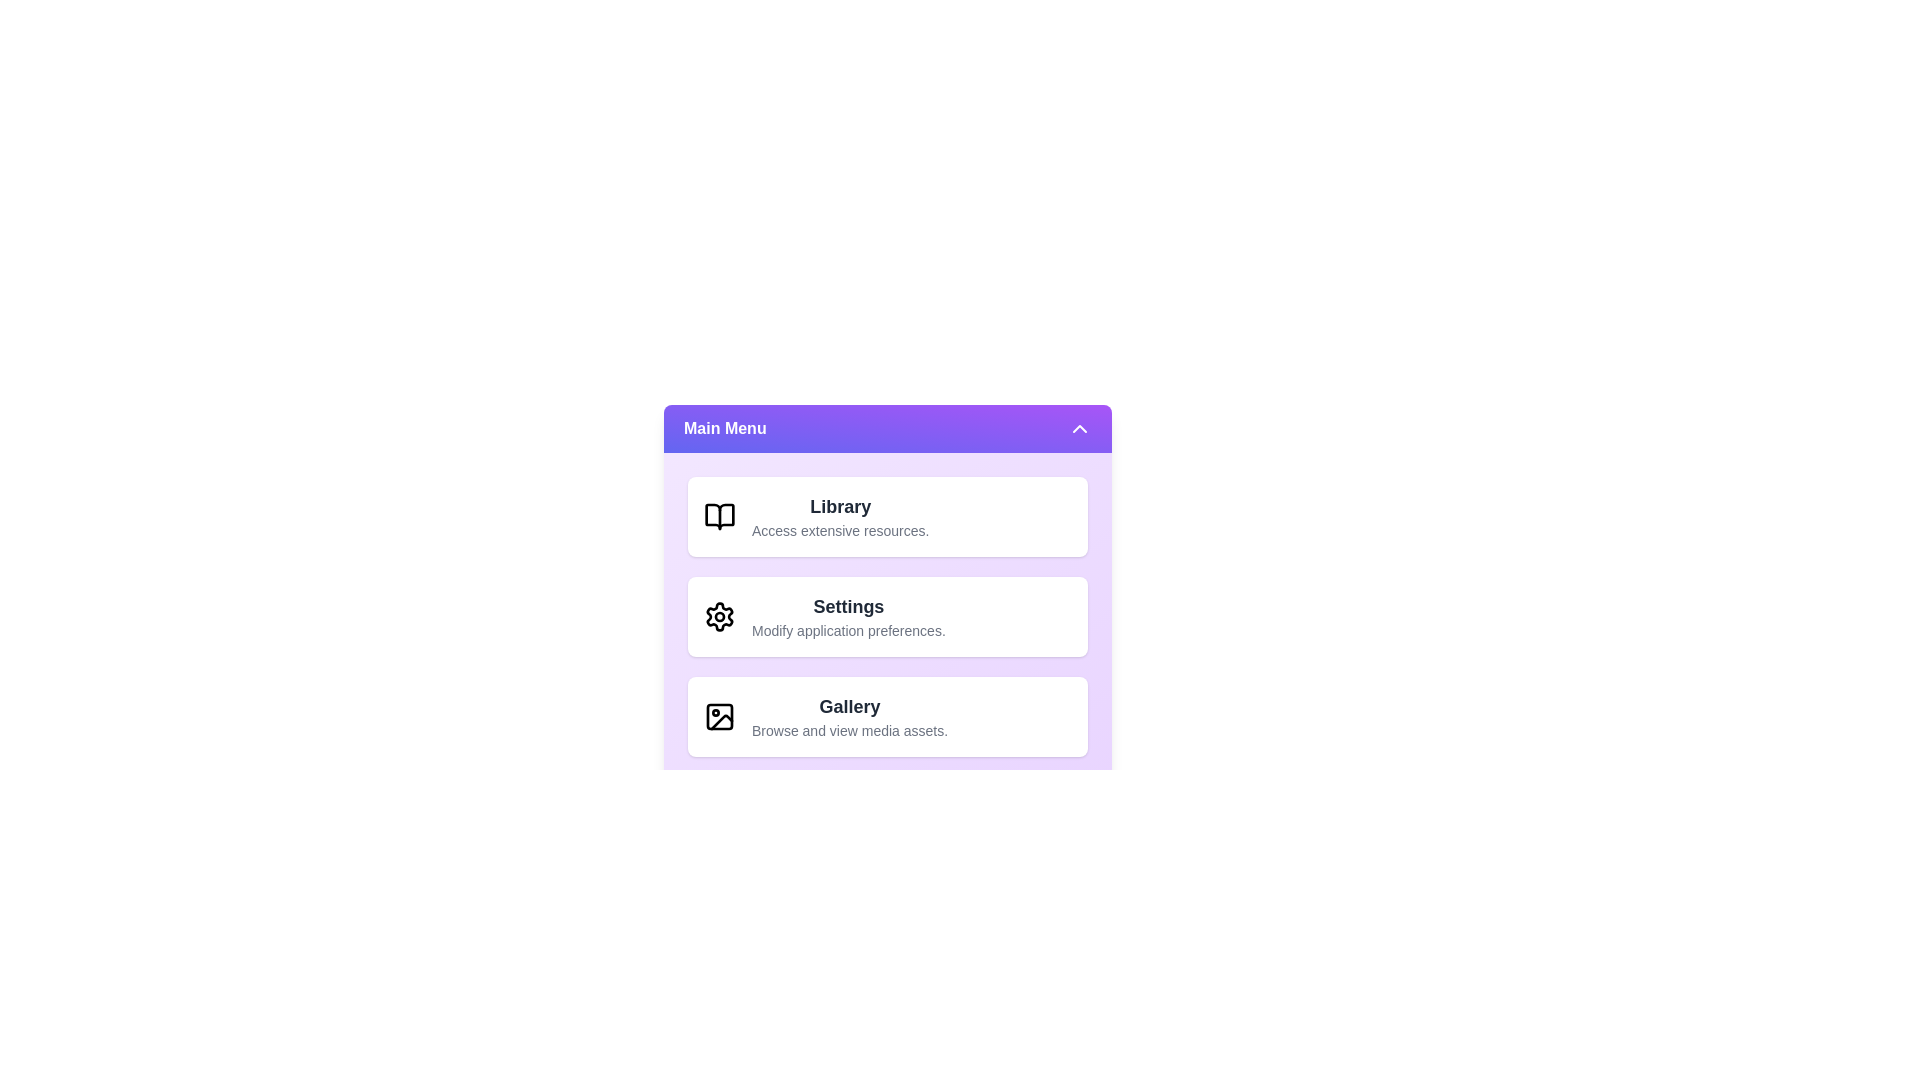 This screenshot has height=1080, width=1920. What do you see at coordinates (887, 427) in the screenshot?
I see `the 'Main Menu' button to toggle the menu visibility` at bounding box center [887, 427].